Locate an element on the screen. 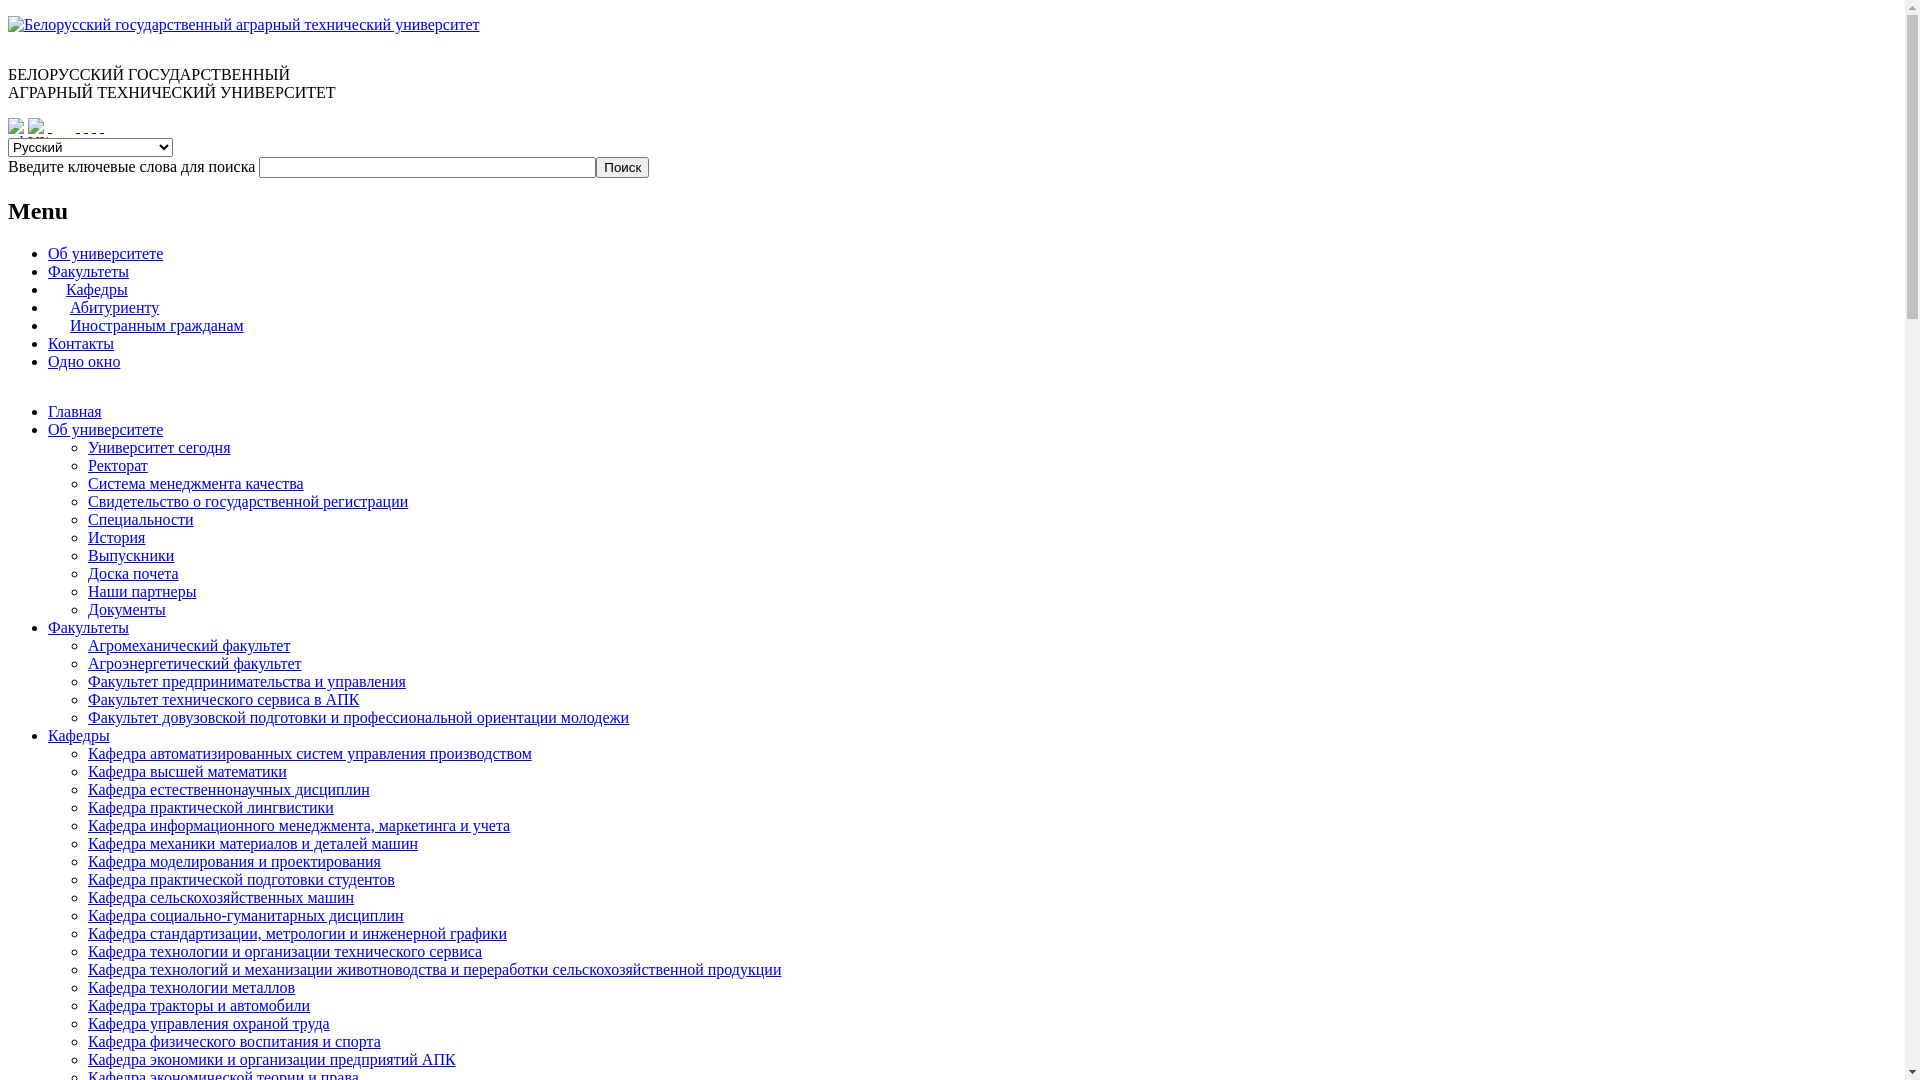  ' ' is located at coordinates (100, 126).